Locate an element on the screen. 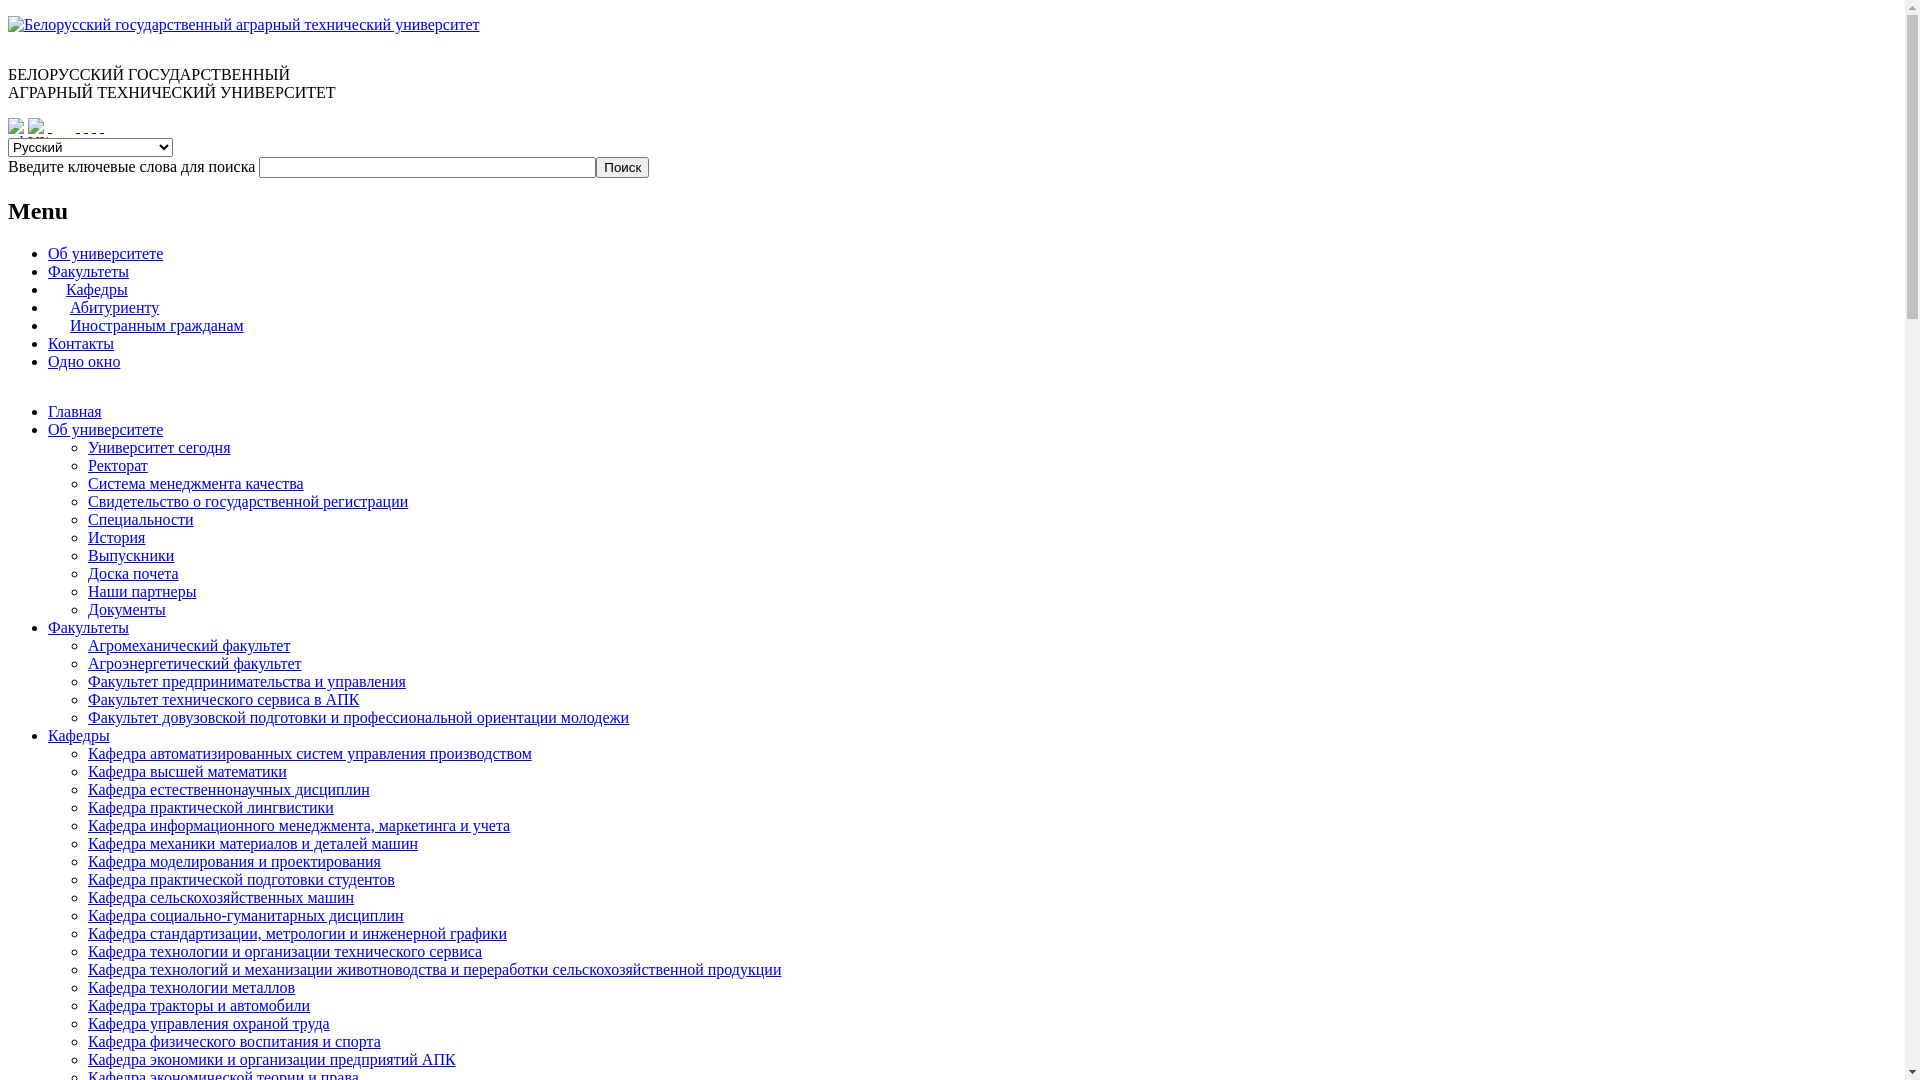  ' ' is located at coordinates (100, 126).